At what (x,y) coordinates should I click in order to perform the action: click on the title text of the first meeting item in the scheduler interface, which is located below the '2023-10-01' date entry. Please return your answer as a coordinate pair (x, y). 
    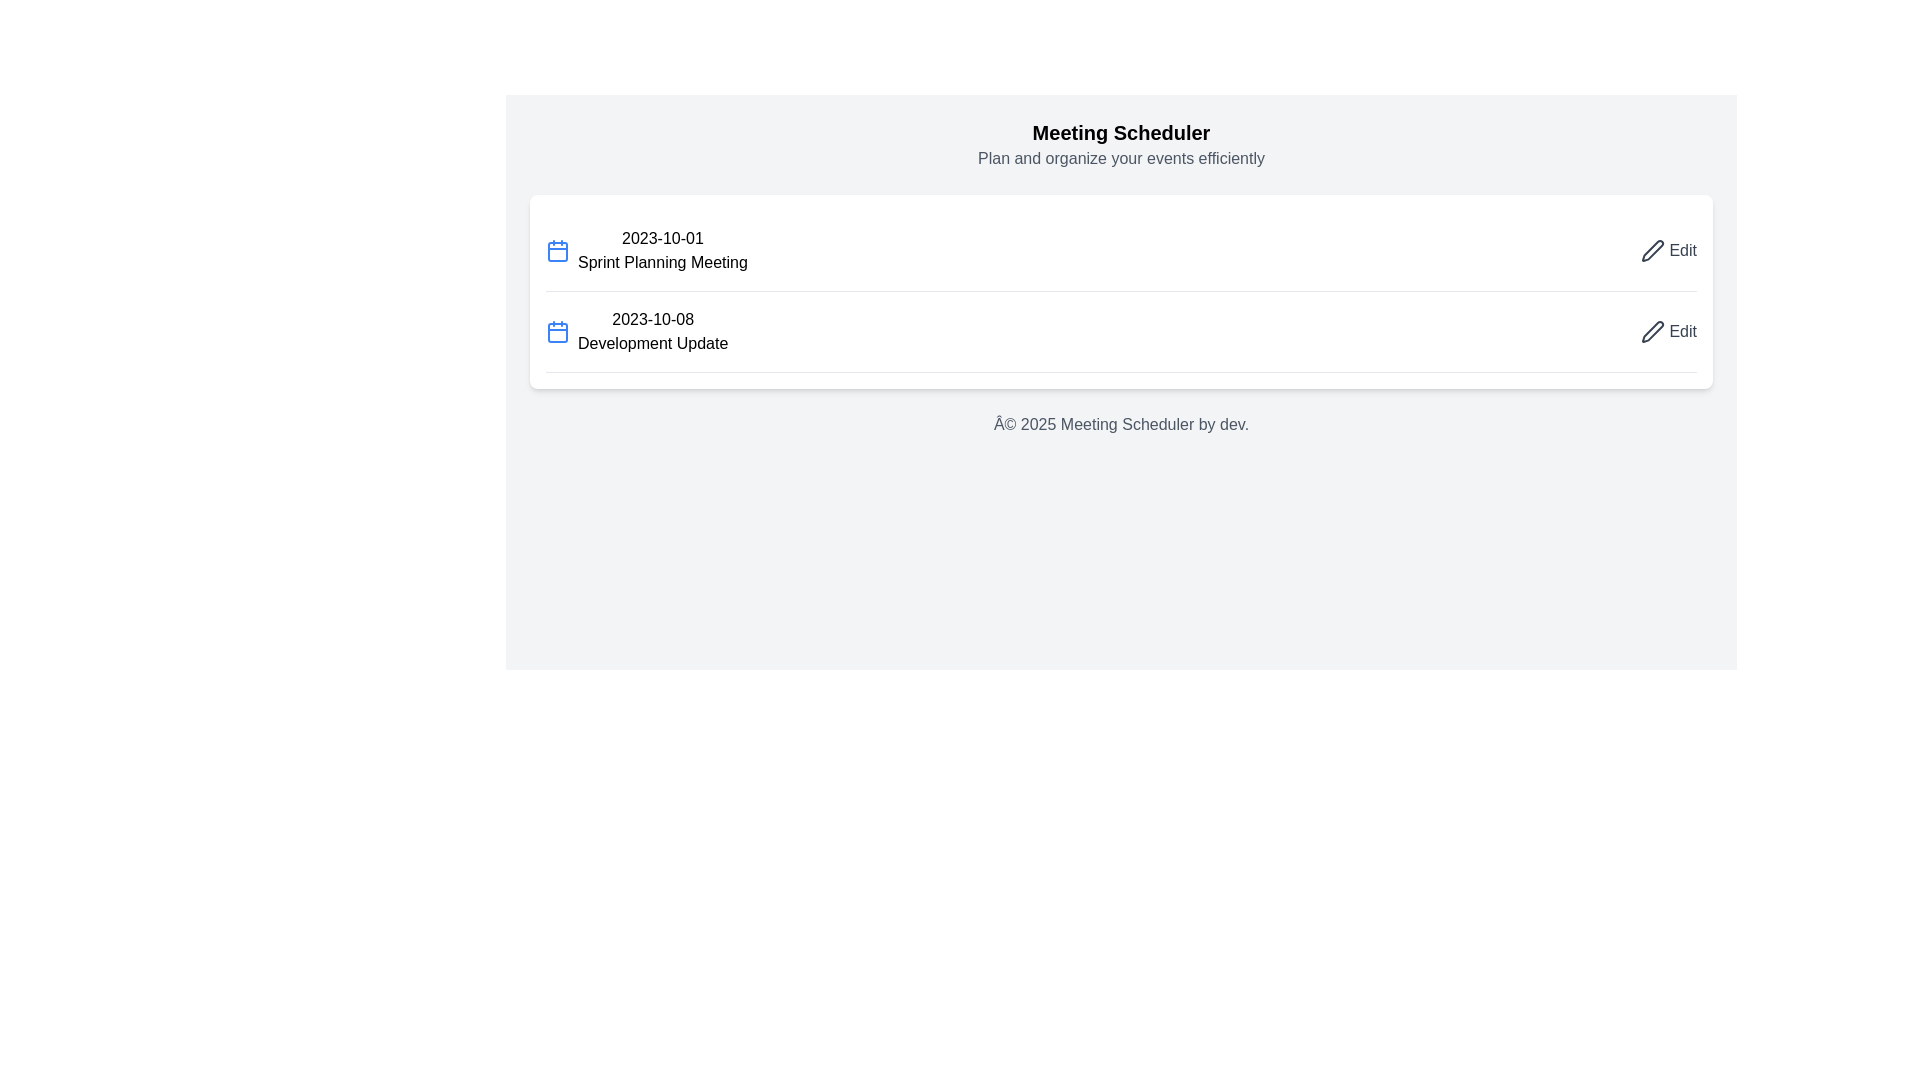
    Looking at the image, I should click on (662, 261).